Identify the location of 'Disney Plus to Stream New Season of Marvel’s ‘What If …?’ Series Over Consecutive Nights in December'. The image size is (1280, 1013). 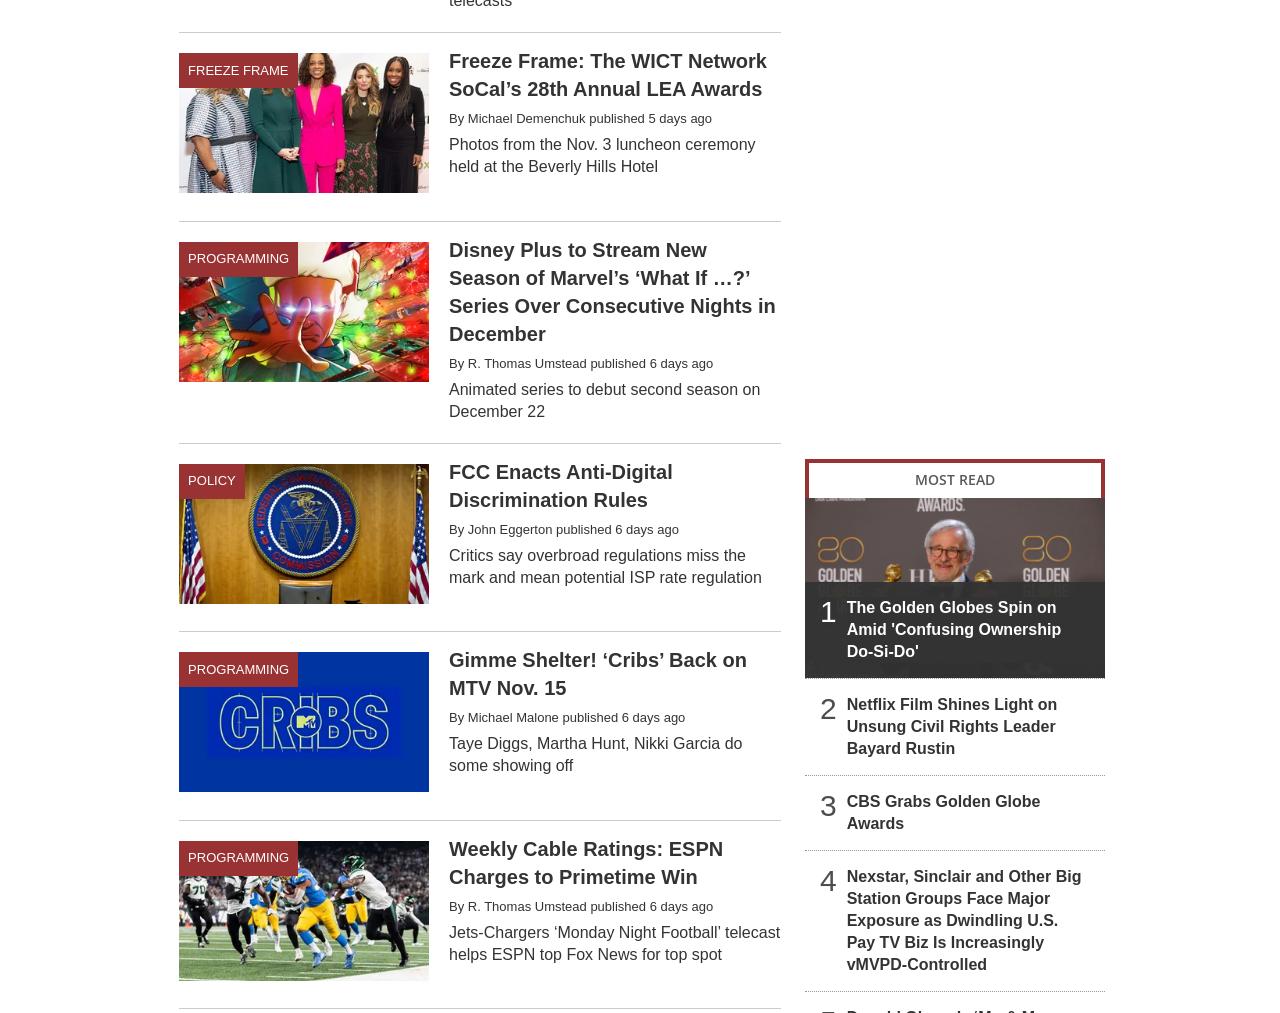
(610, 290).